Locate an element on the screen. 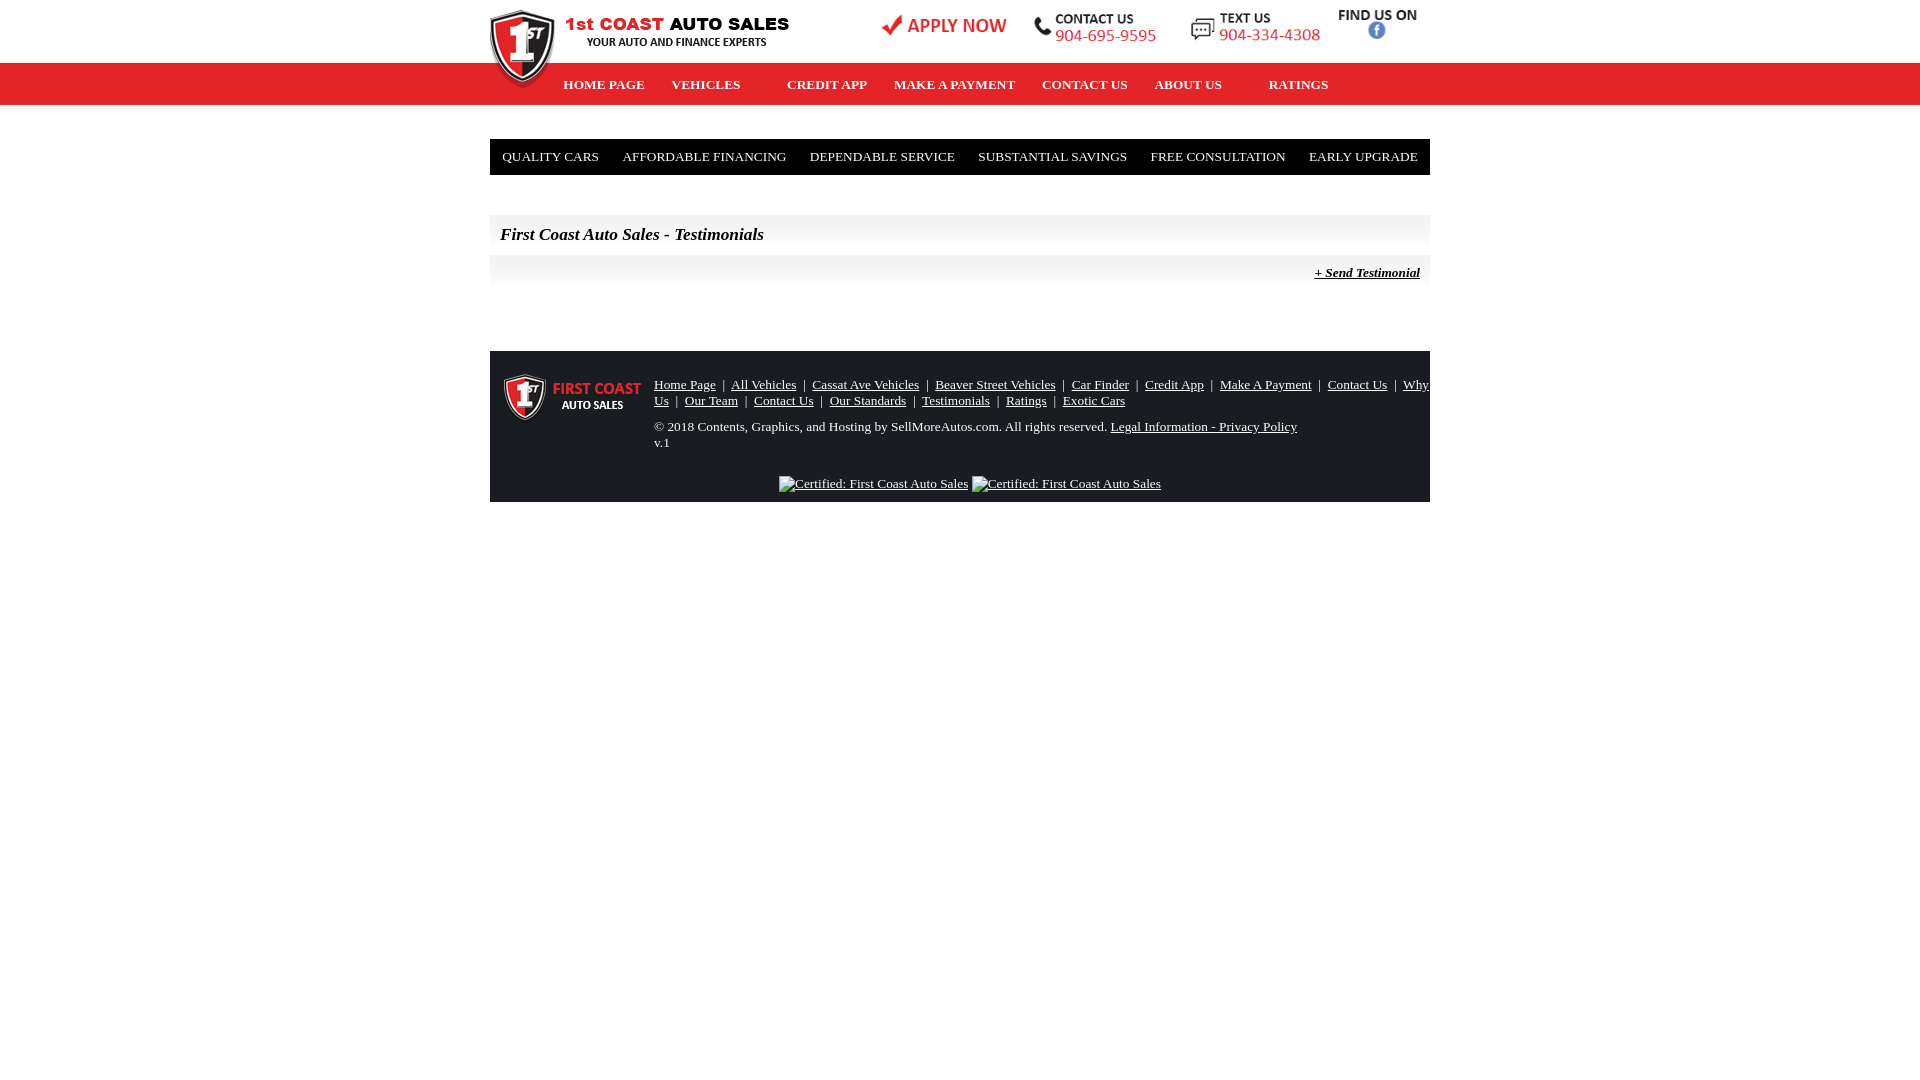 Image resolution: width=1920 pixels, height=1080 pixels. 'Our Standards' is located at coordinates (868, 400).